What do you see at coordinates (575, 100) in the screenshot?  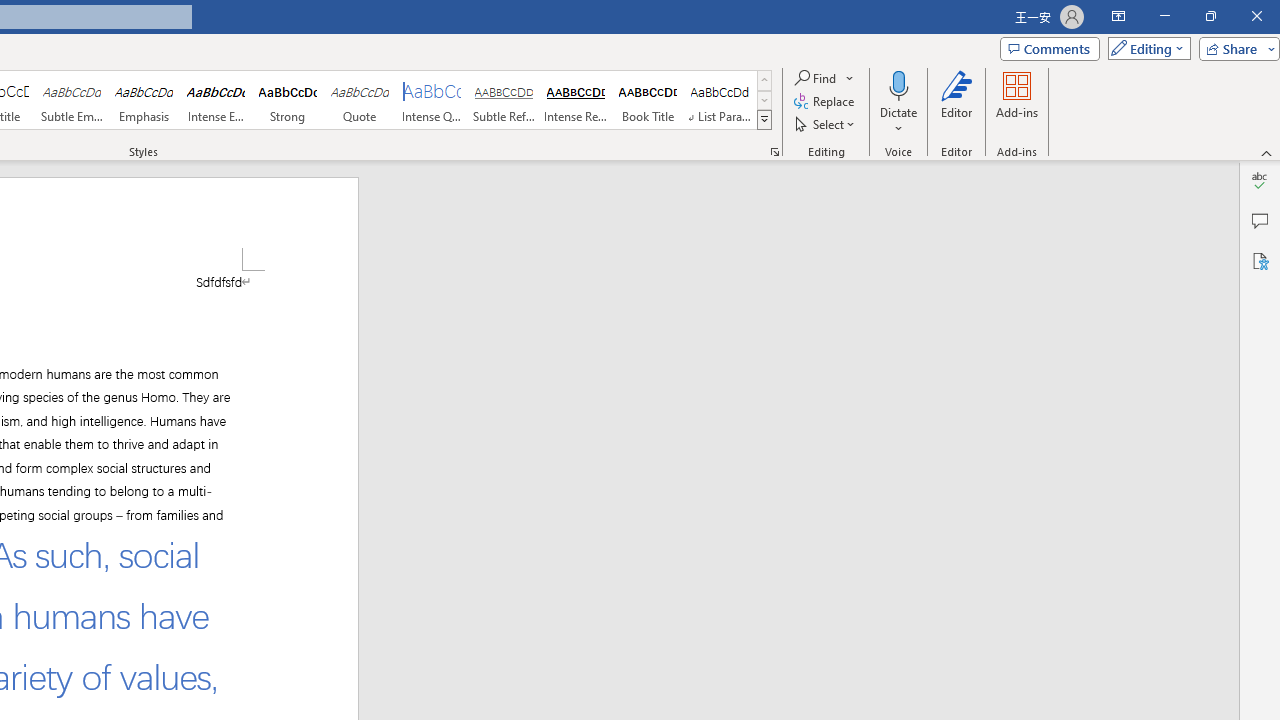 I see `'Intense Reference'` at bounding box center [575, 100].